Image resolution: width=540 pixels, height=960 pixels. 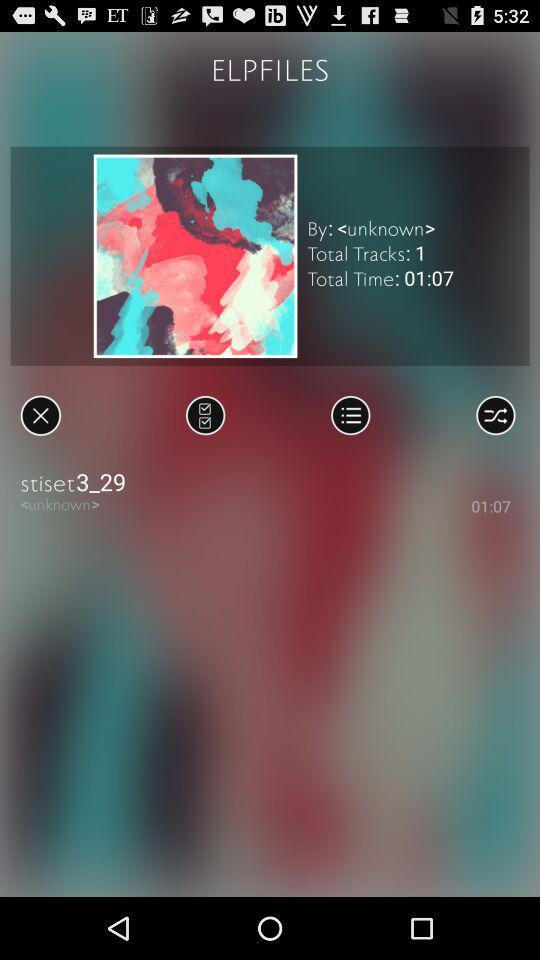 I want to click on icon above stiset3_29 item, so click(x=349, y=414).